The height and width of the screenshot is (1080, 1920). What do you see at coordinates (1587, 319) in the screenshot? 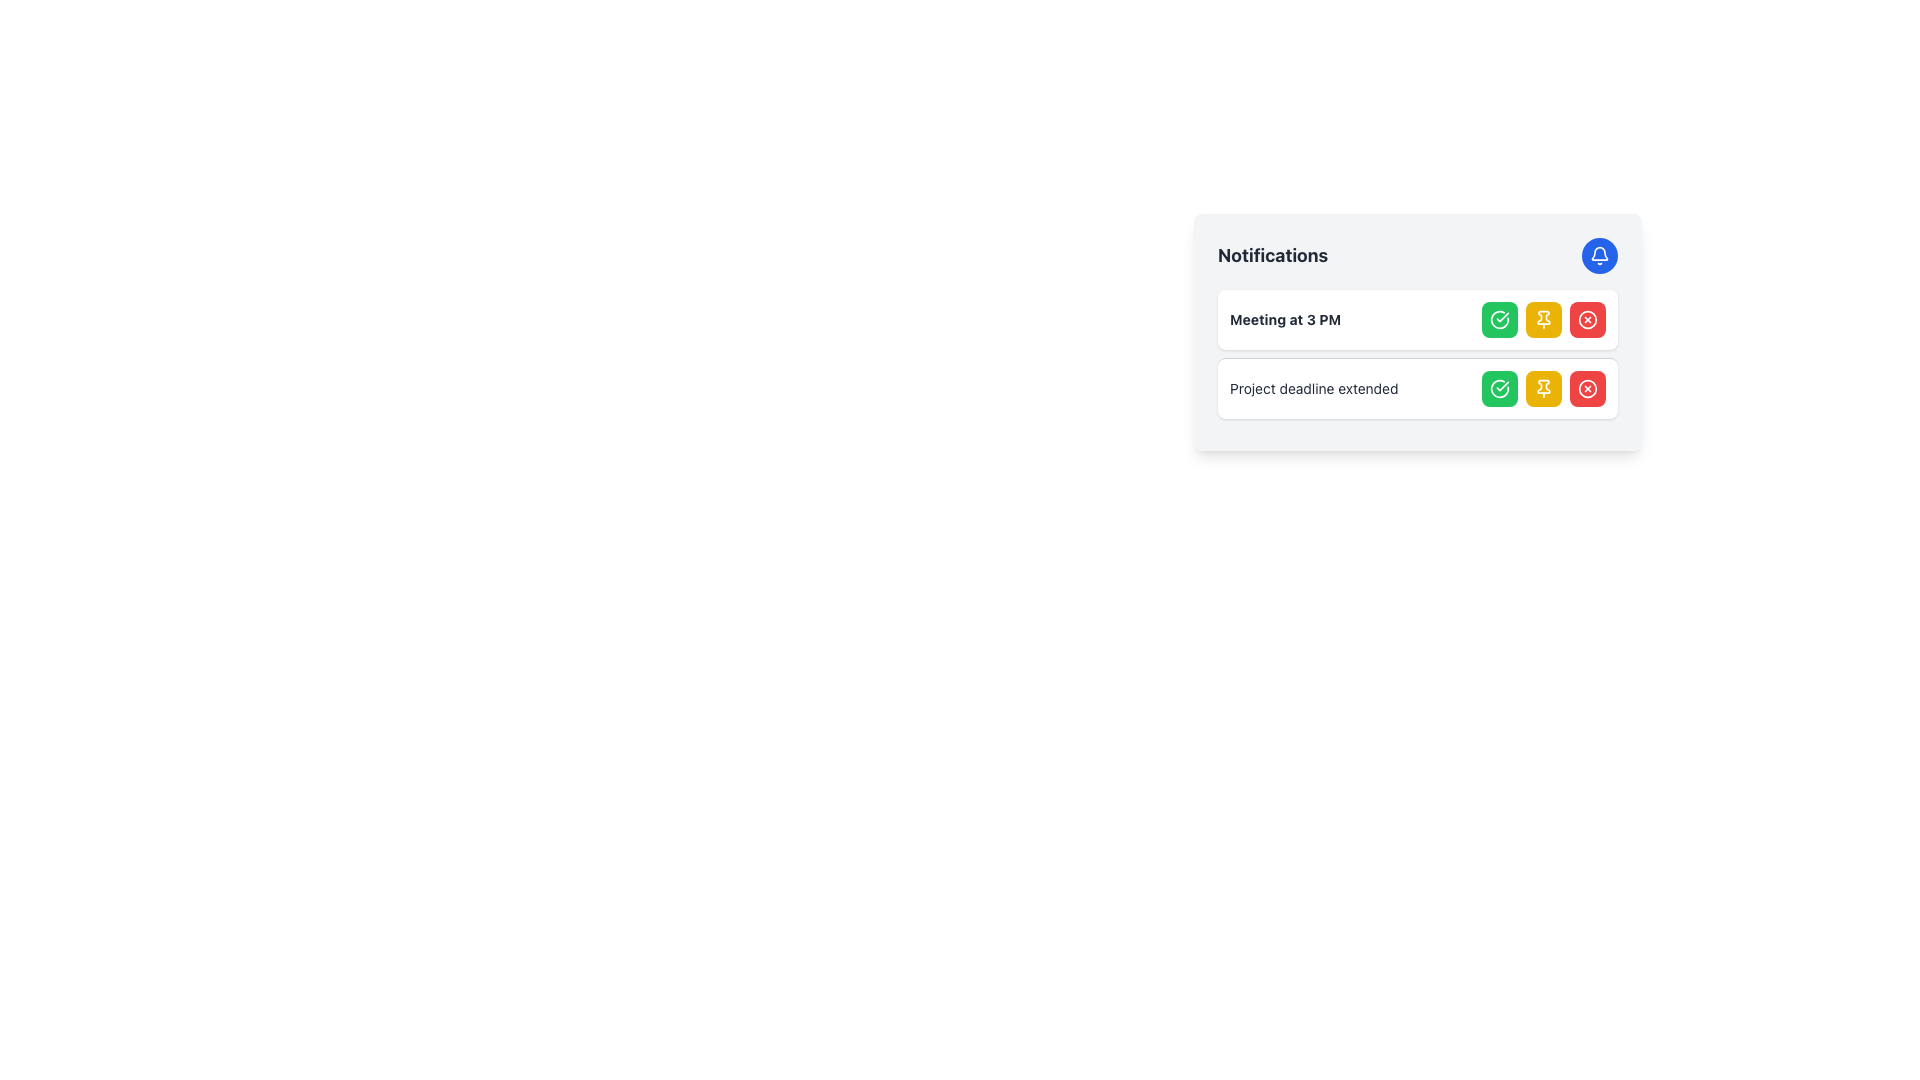
I see `the interactive graphical action button located in the notification section, which is the rightmost icon on the second row, next to the text 'Project deadline extended'` at bounding box center [1587, 319].